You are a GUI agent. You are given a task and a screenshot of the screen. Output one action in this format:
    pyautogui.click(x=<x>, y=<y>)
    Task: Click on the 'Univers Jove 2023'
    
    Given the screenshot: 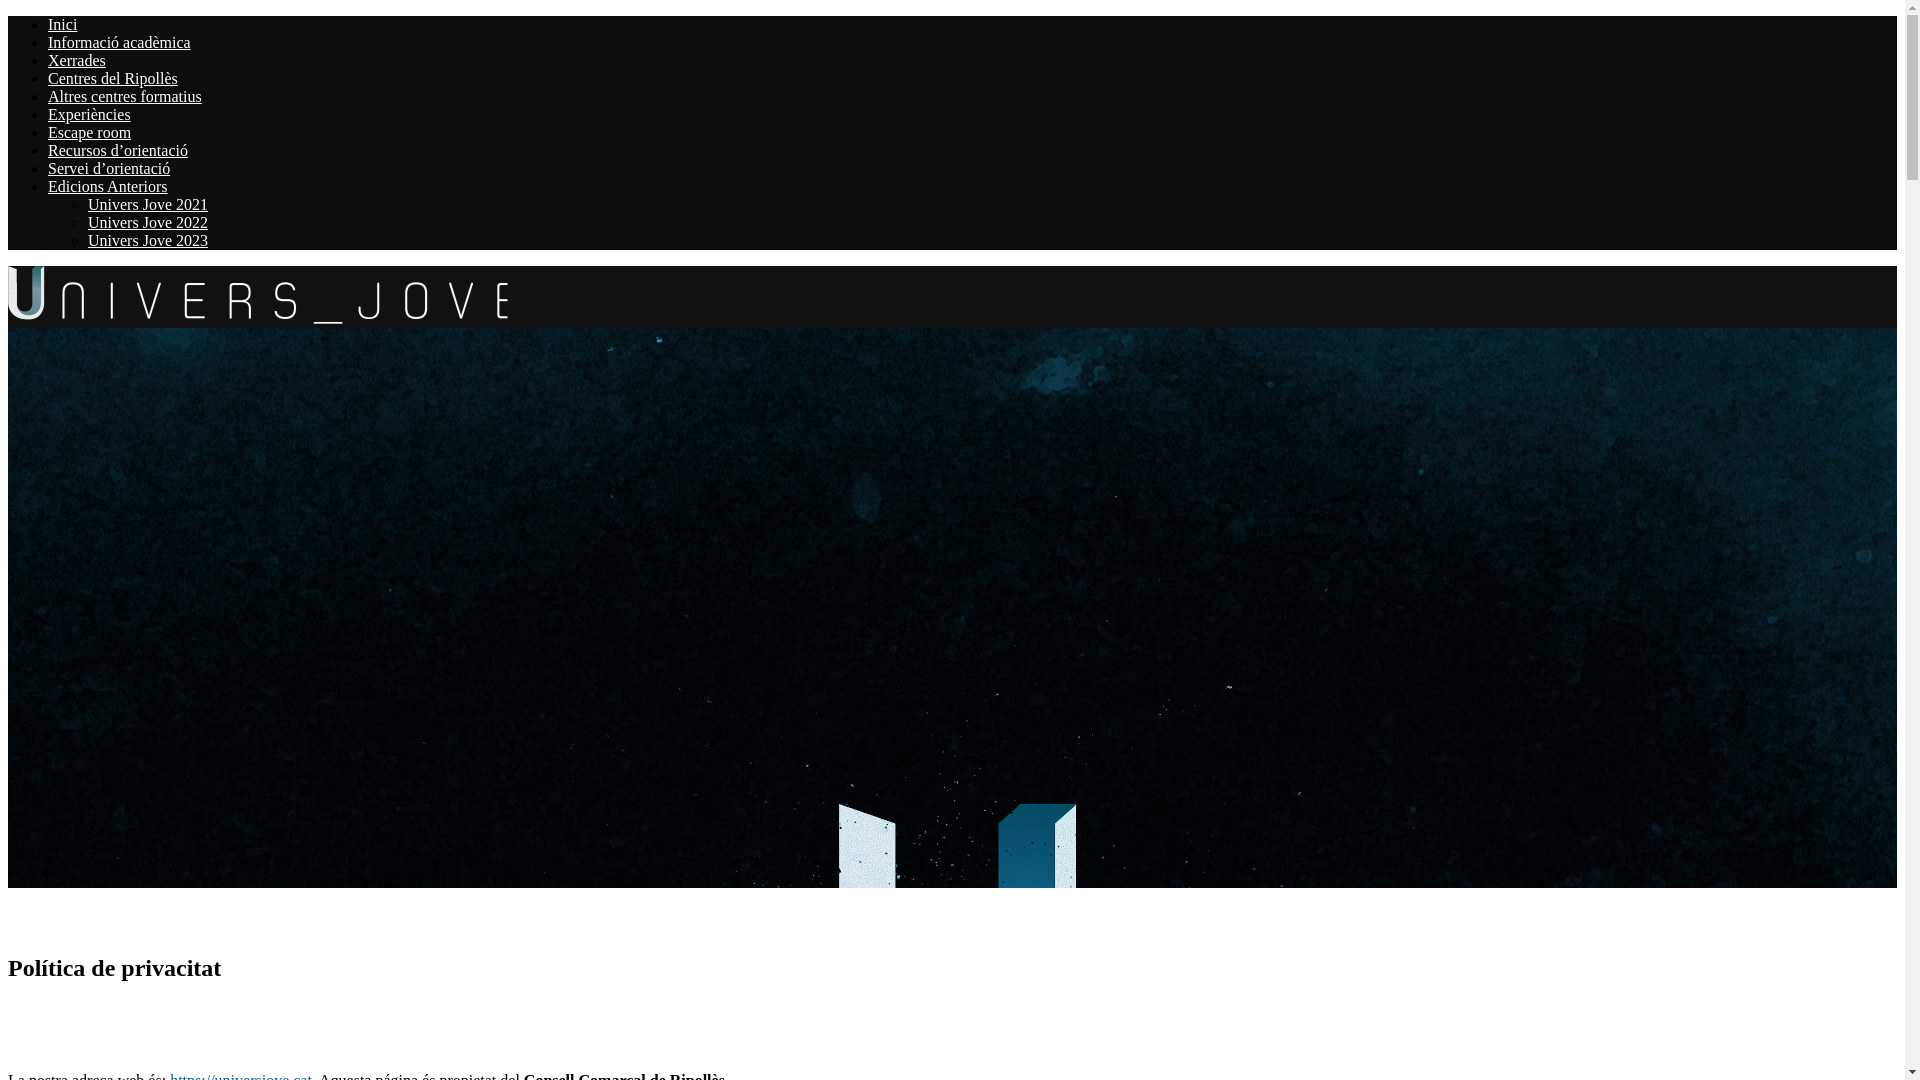 What is the action you would take?
    pyautogui.click(x=86, y=239)
    